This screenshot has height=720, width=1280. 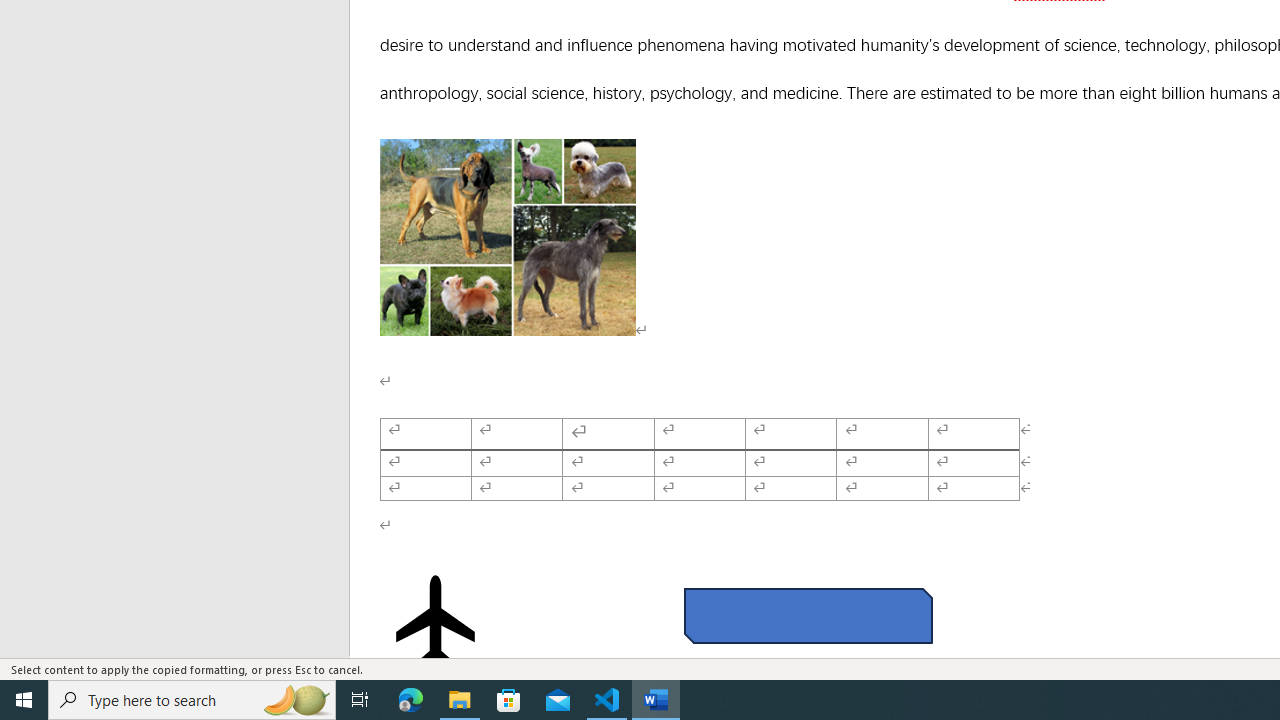 What do you see at coordinates (434, 620) in the screenshot?
I see `'Airplane with solid fill'` at bounding box center [434, 620].